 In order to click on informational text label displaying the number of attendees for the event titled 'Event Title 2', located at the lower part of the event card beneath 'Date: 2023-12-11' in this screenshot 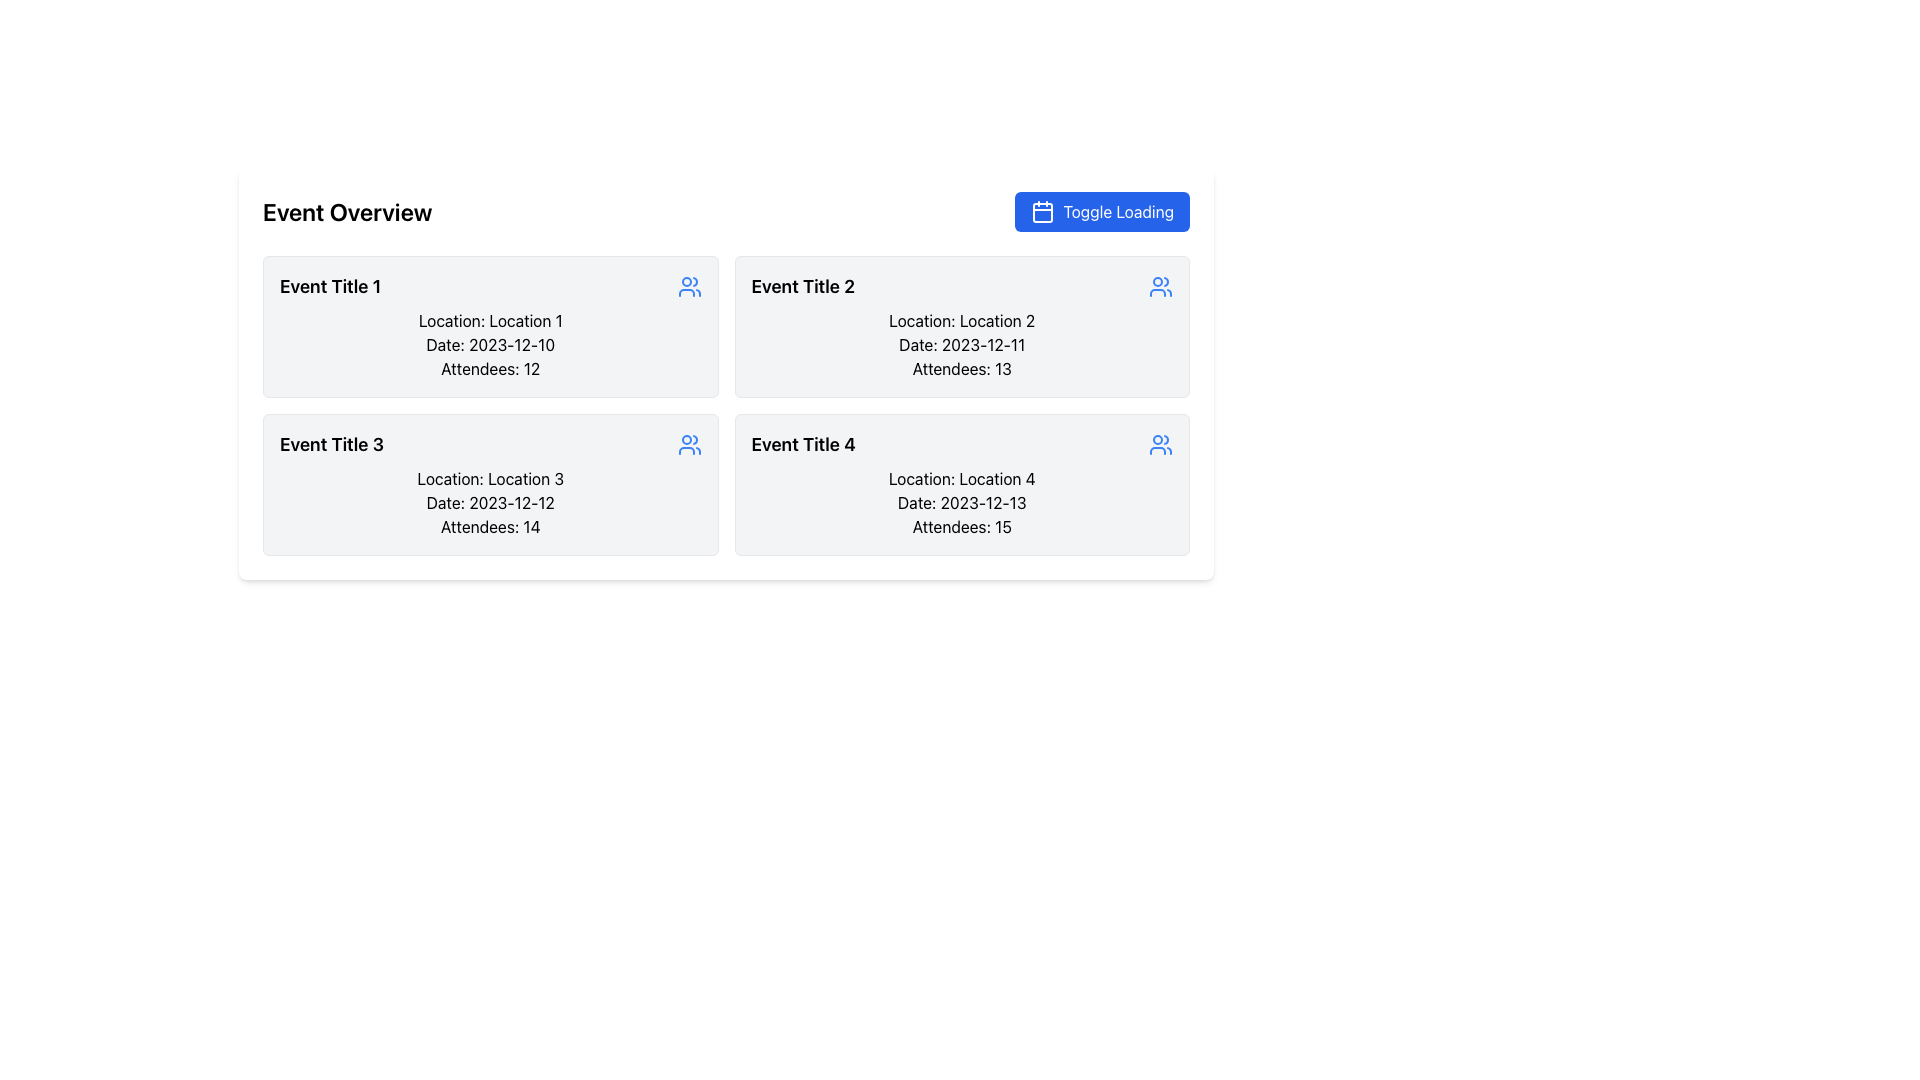, I will do `click(962, 369)`.